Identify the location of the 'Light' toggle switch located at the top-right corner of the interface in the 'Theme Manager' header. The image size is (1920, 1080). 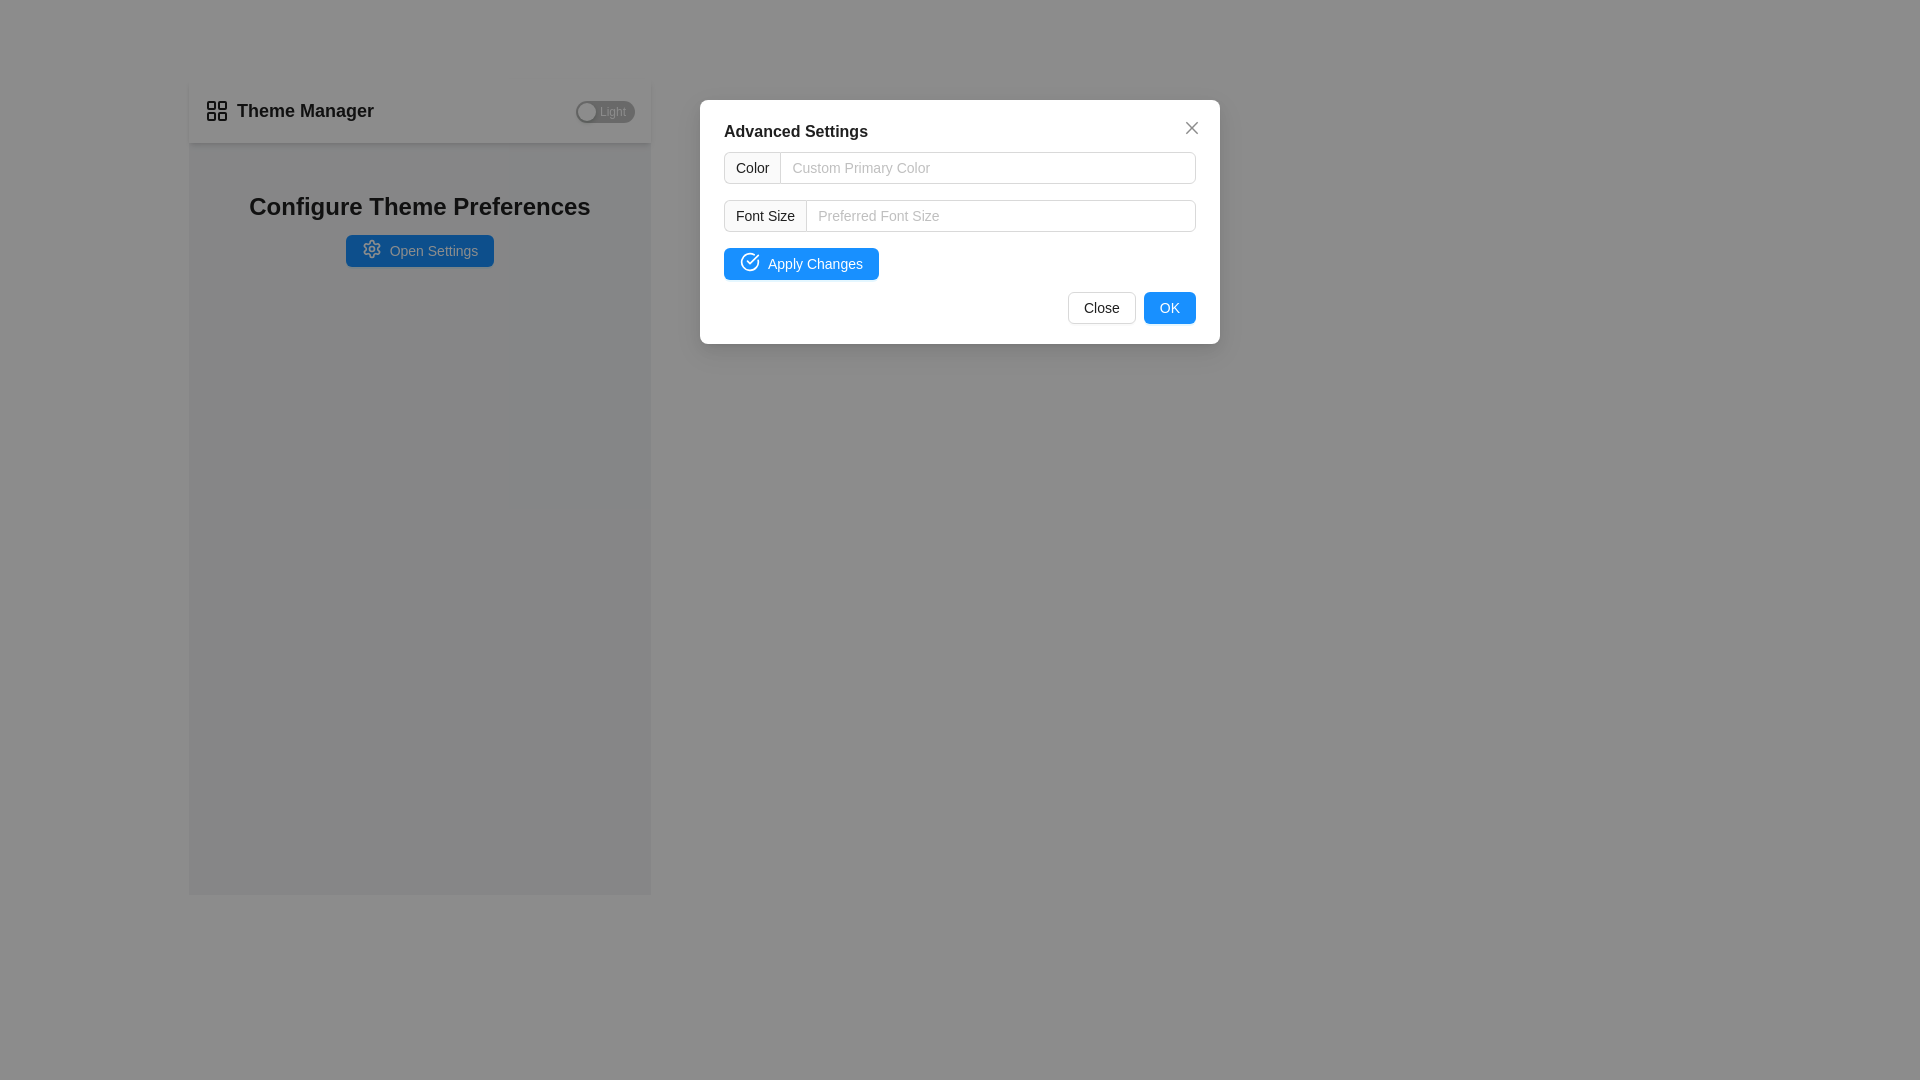
(604, 112).